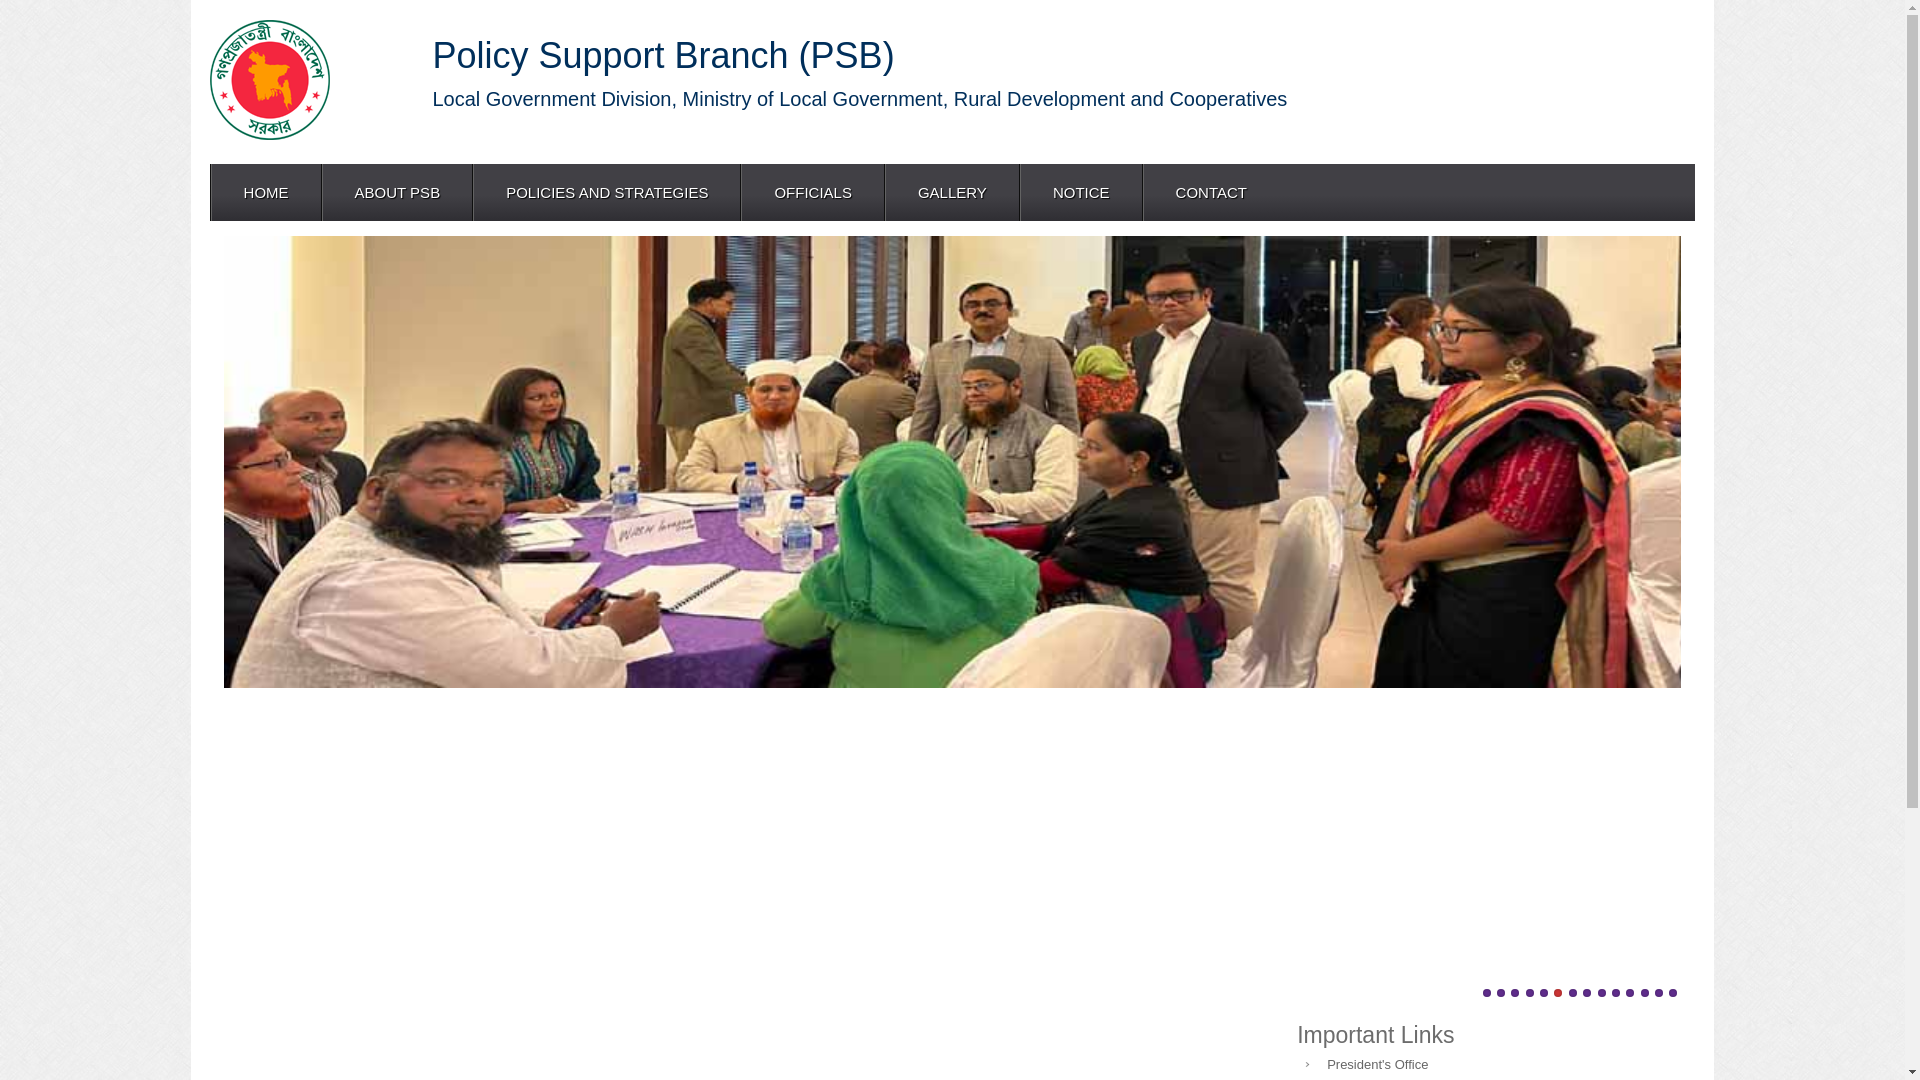 The height and width of the screenshot is (1080, 1920). What do you see at coordinates (1486, 992) in the screenshot?
I see `'1'` at bounding box center [1486, 992].